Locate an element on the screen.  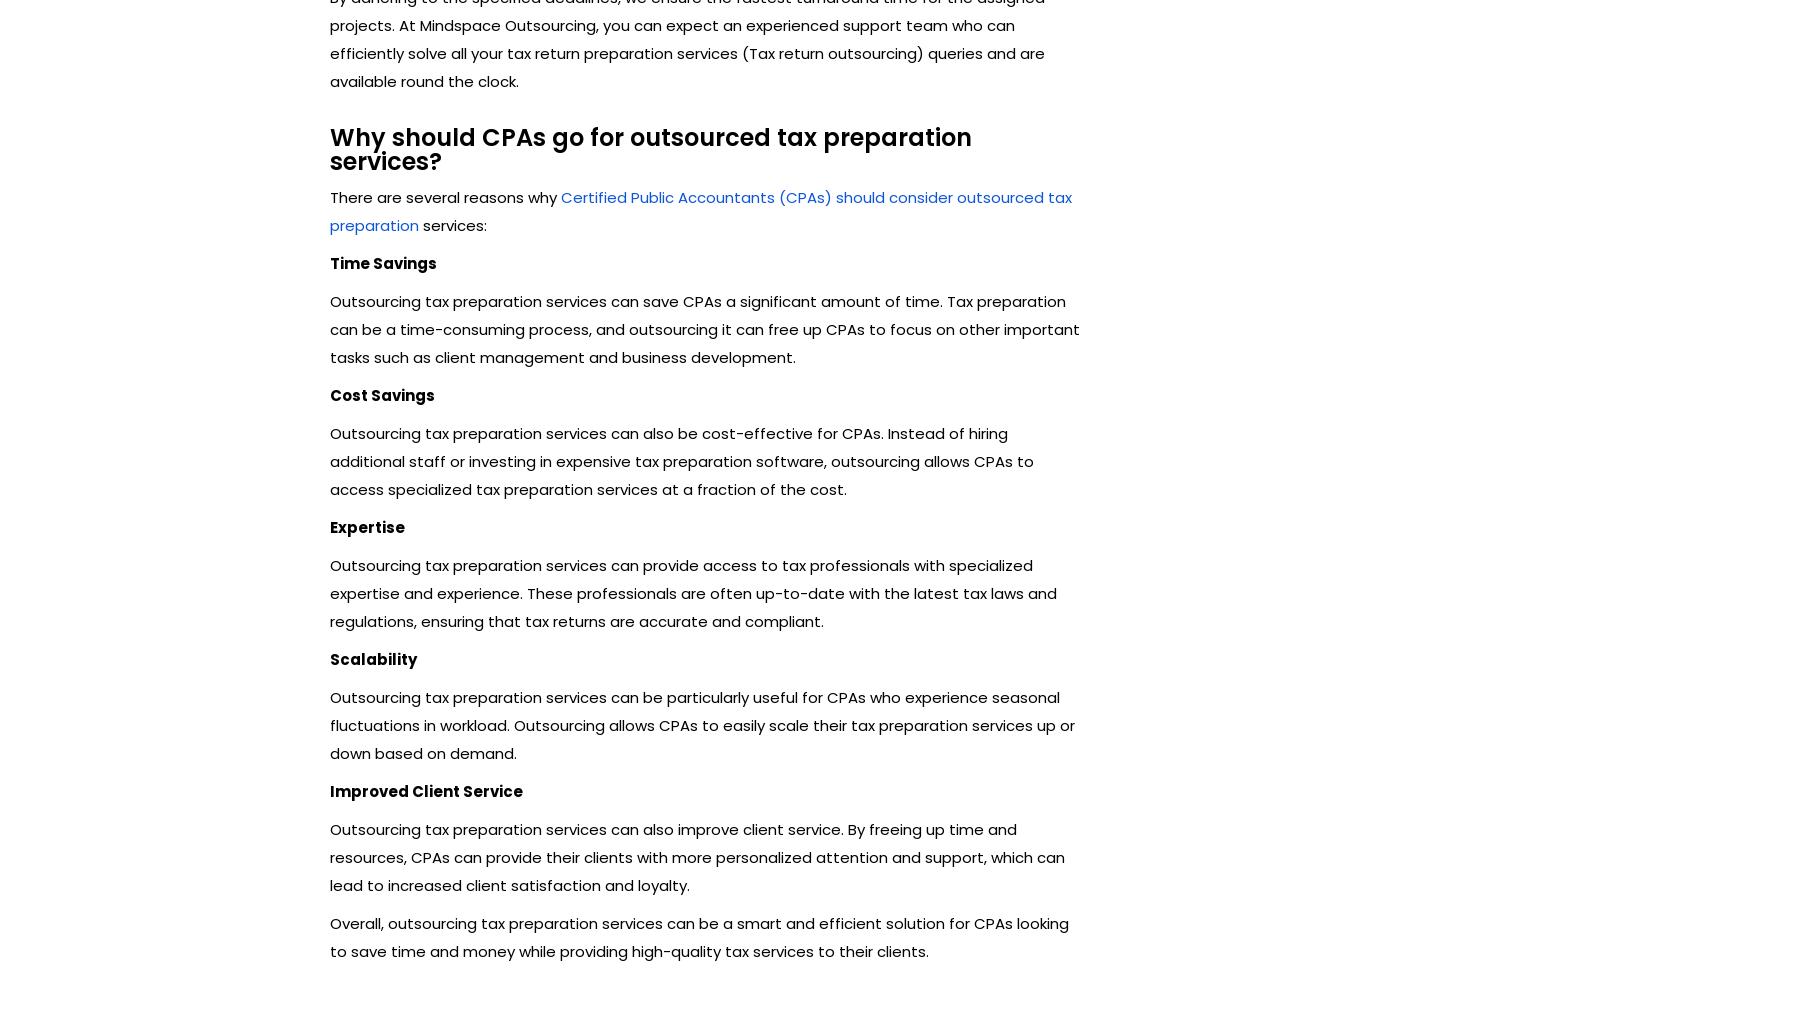
'Outsourcing tax preparation services can be particularly useful for CPAs who experience seasonal fluctuations in workload. Outsourcing allows CPAs to easily scale their tax preparation services up or down based on demand.' is located at coordinates (328, 723).